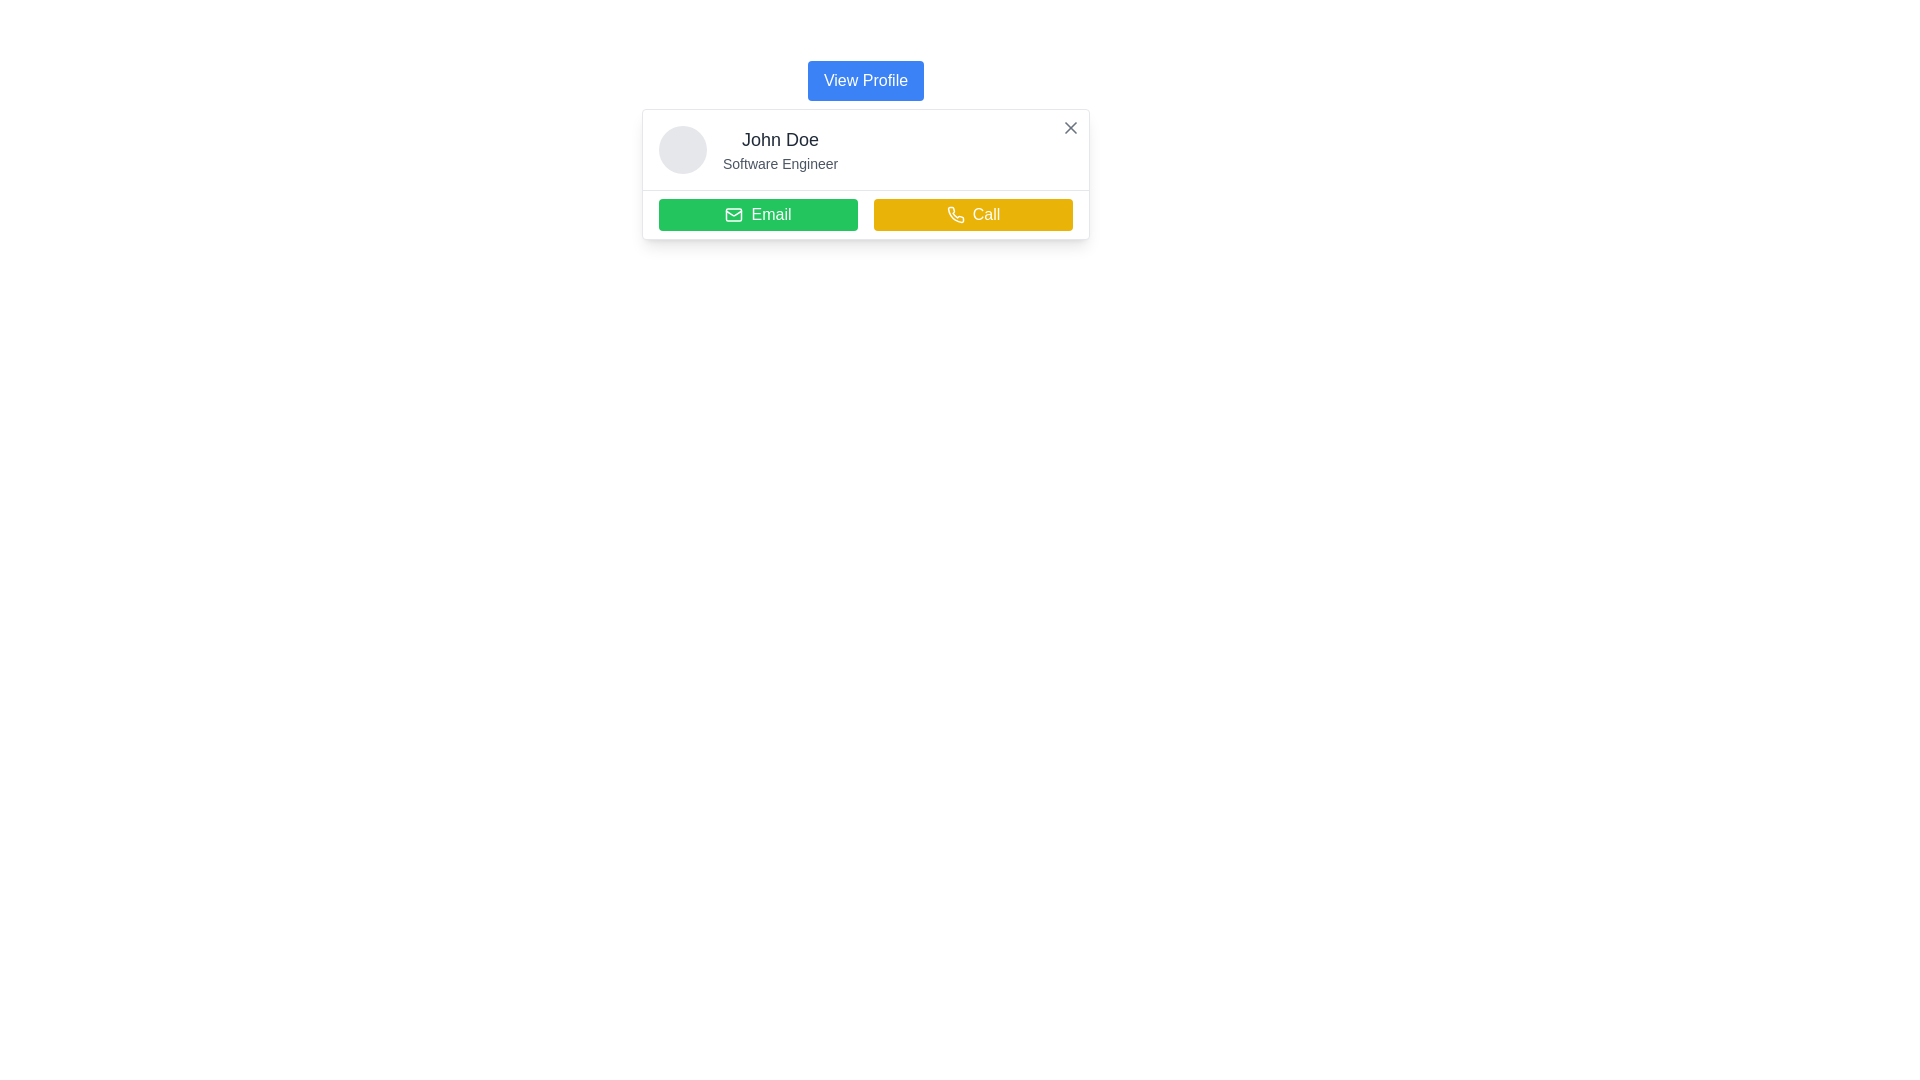  Describe the element at coordinates (954, 214) in the screenshot. I see `the phone icon represented in line art style` at that location.